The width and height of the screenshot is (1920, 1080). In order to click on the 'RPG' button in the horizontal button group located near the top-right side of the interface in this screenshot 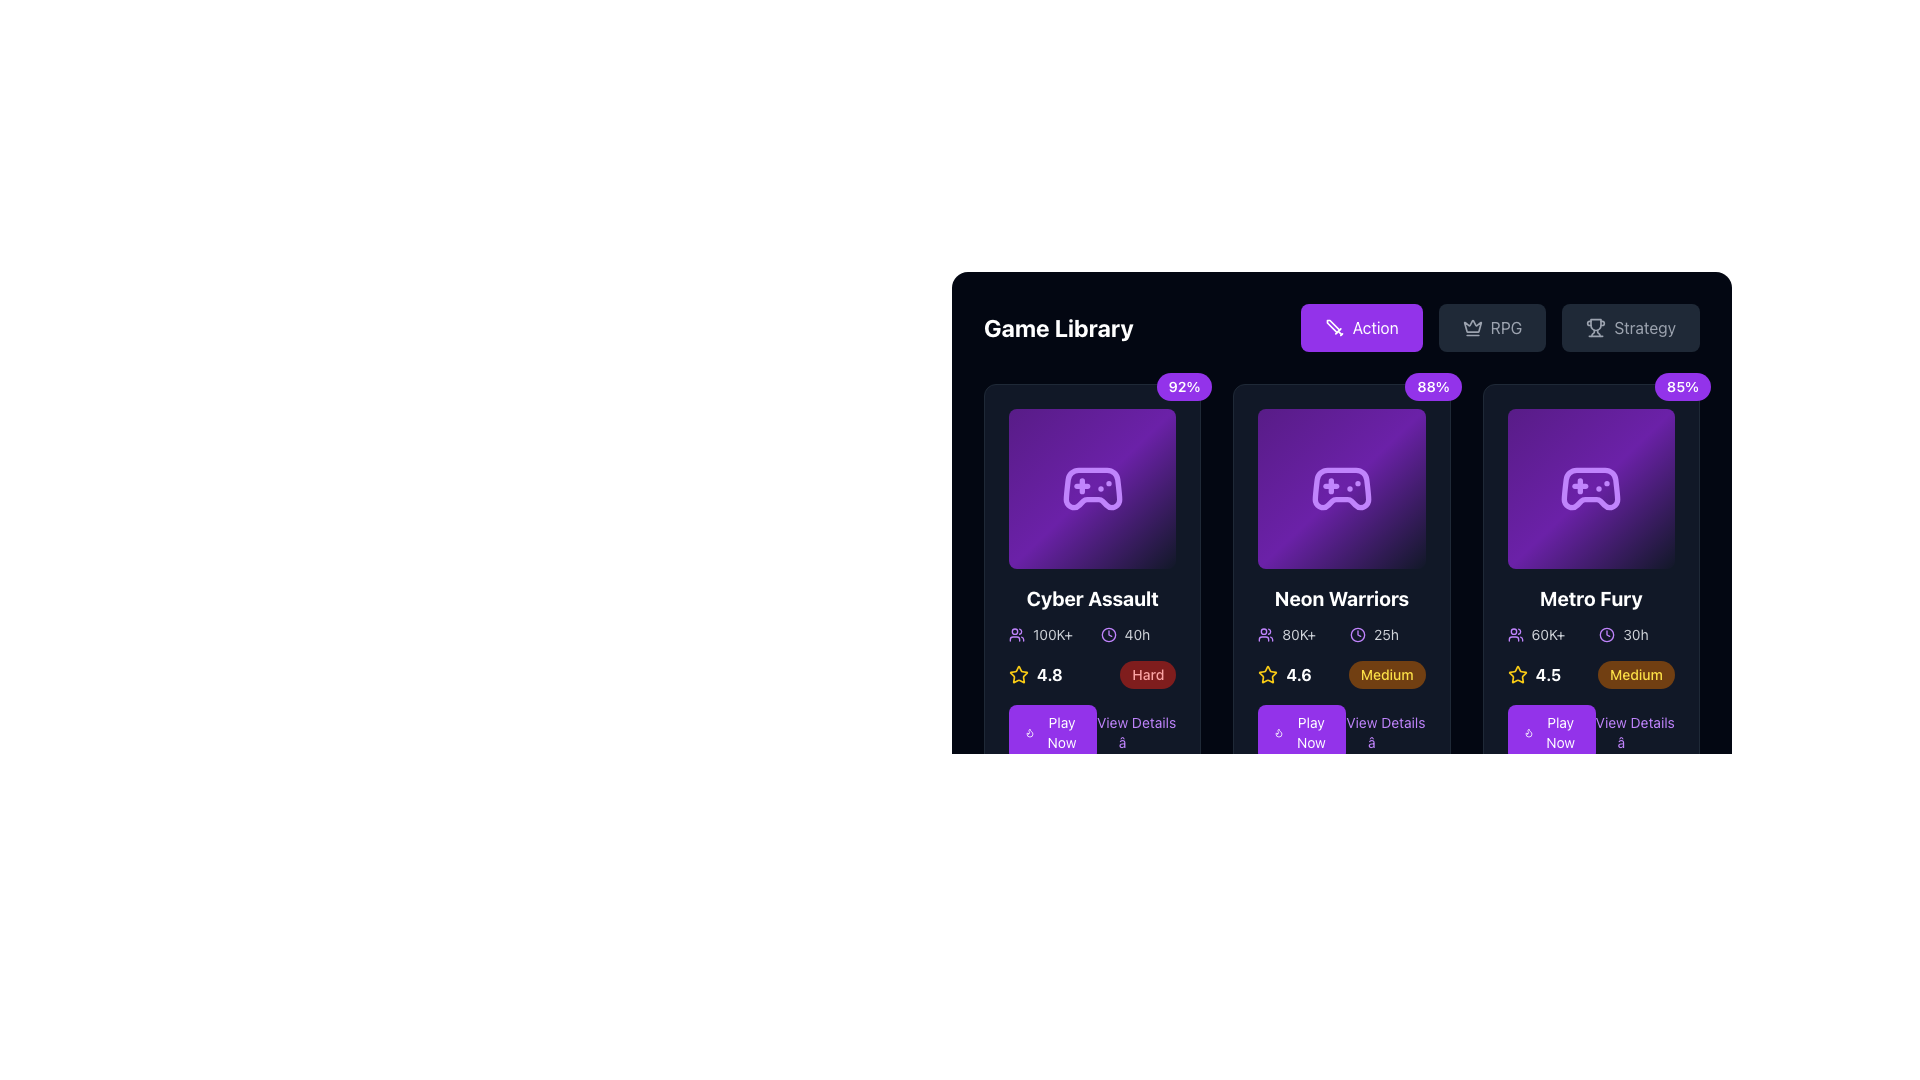, I will do `click(1499, 326)`.